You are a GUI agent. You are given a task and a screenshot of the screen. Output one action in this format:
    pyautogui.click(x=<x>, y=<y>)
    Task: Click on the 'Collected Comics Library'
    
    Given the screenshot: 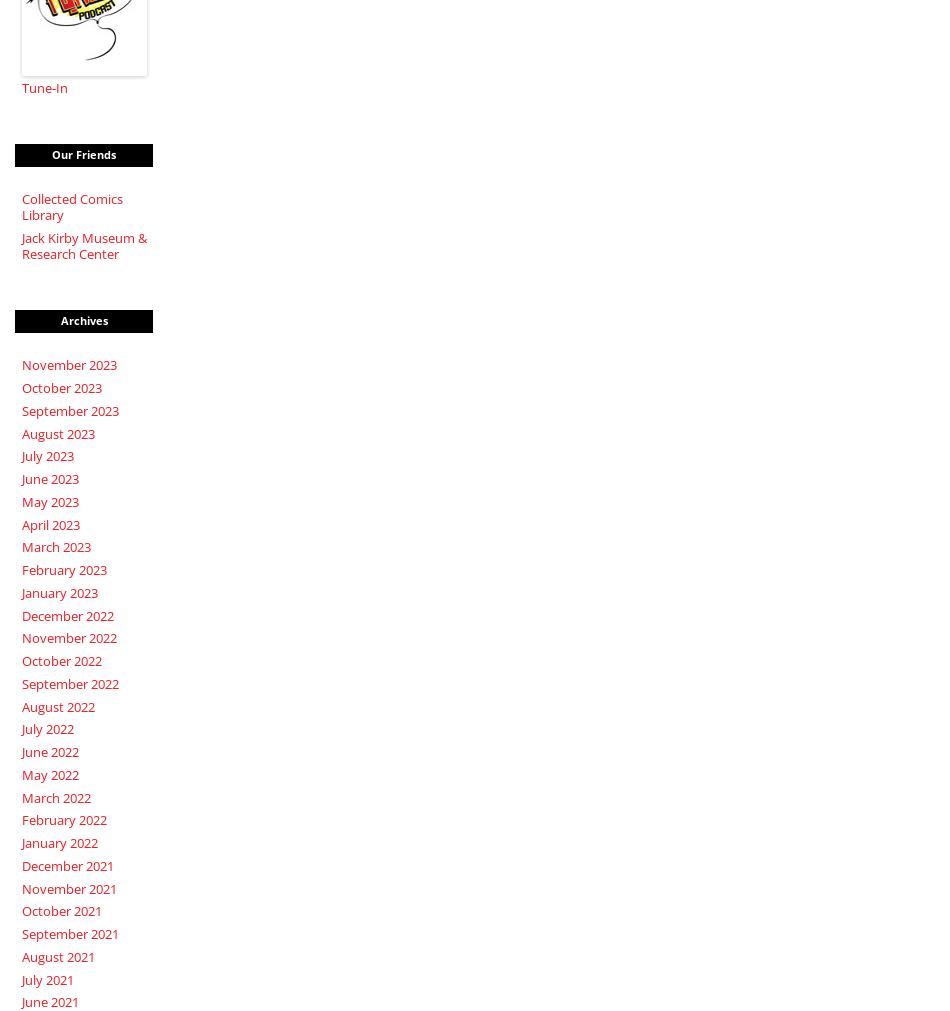 What is the action you would take?
    pyautogui.click(x=71, y=206)
    